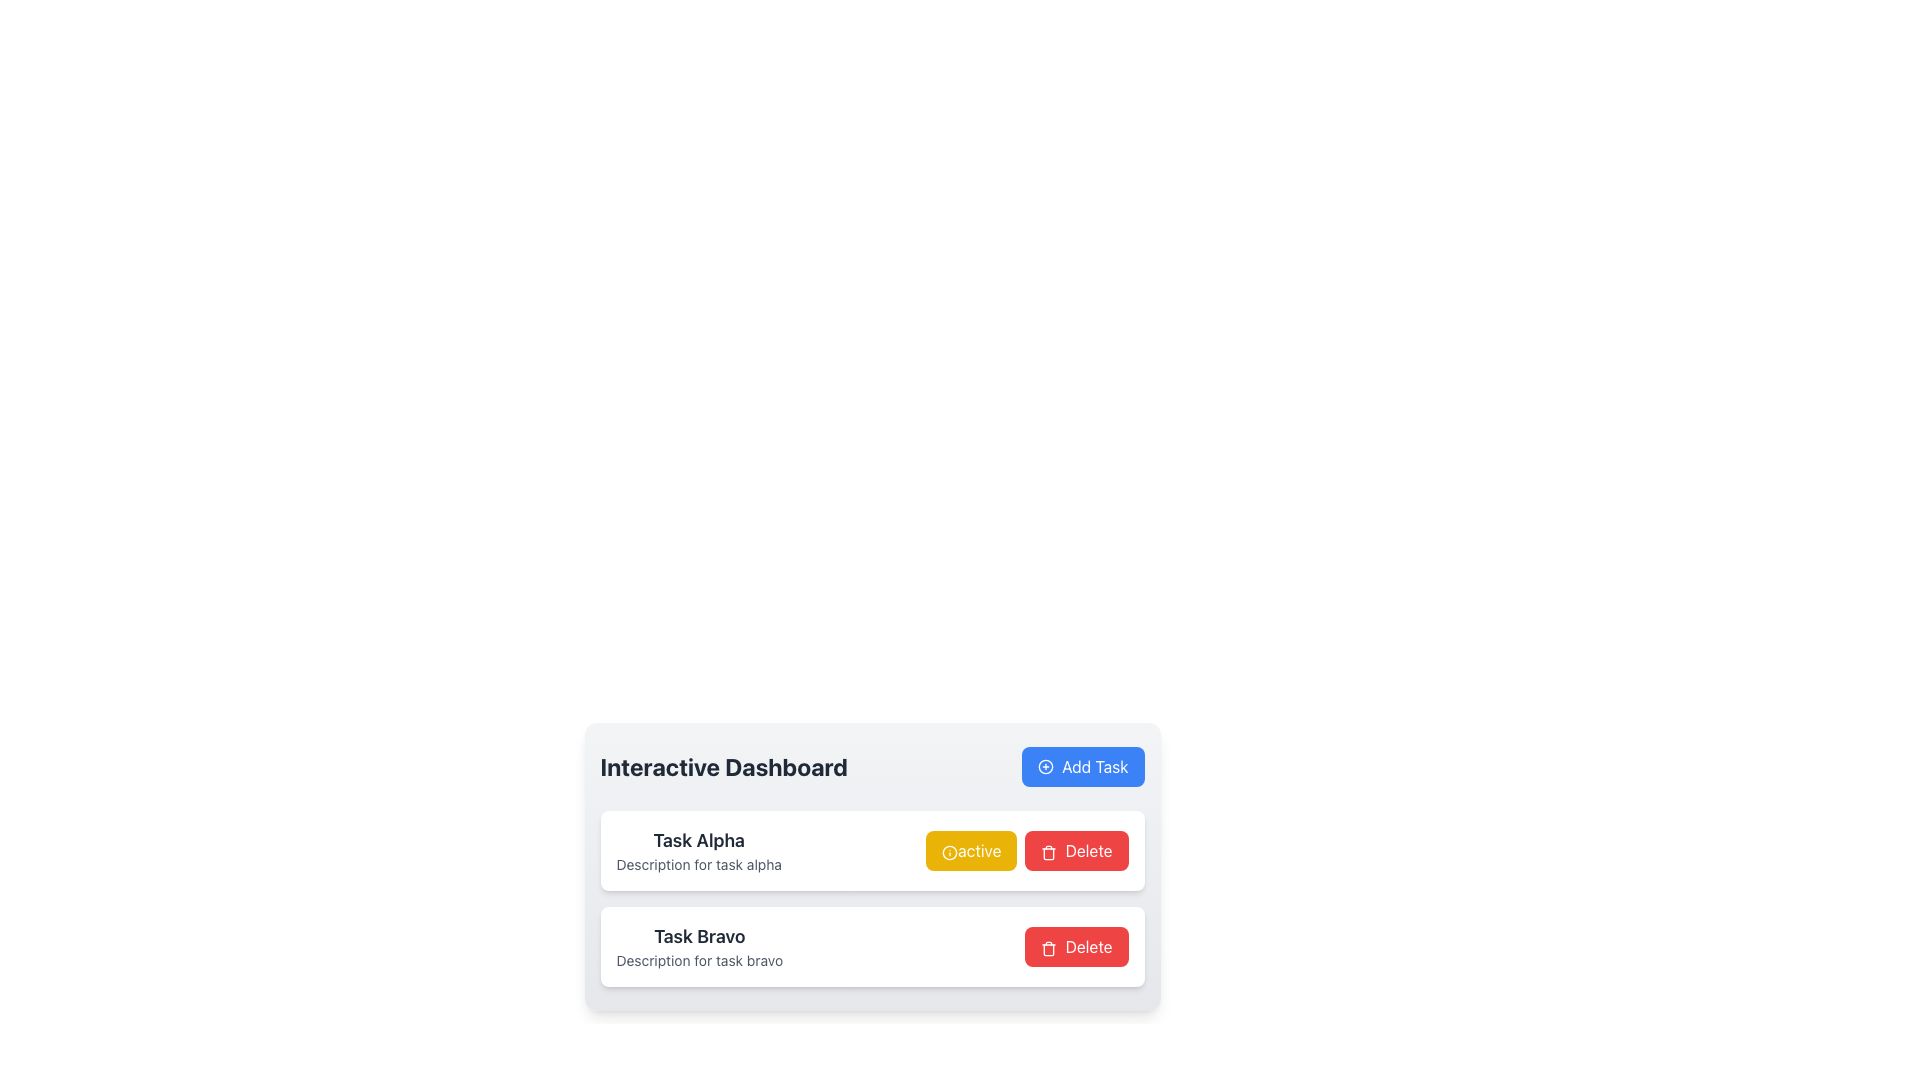  What do you see at coordinates (1082, 766) in the screenshot?
I see `the rectangular button with a blue background and white text reading 'Add Task' to trigger hover effects` at bounding box center [1082, 766].